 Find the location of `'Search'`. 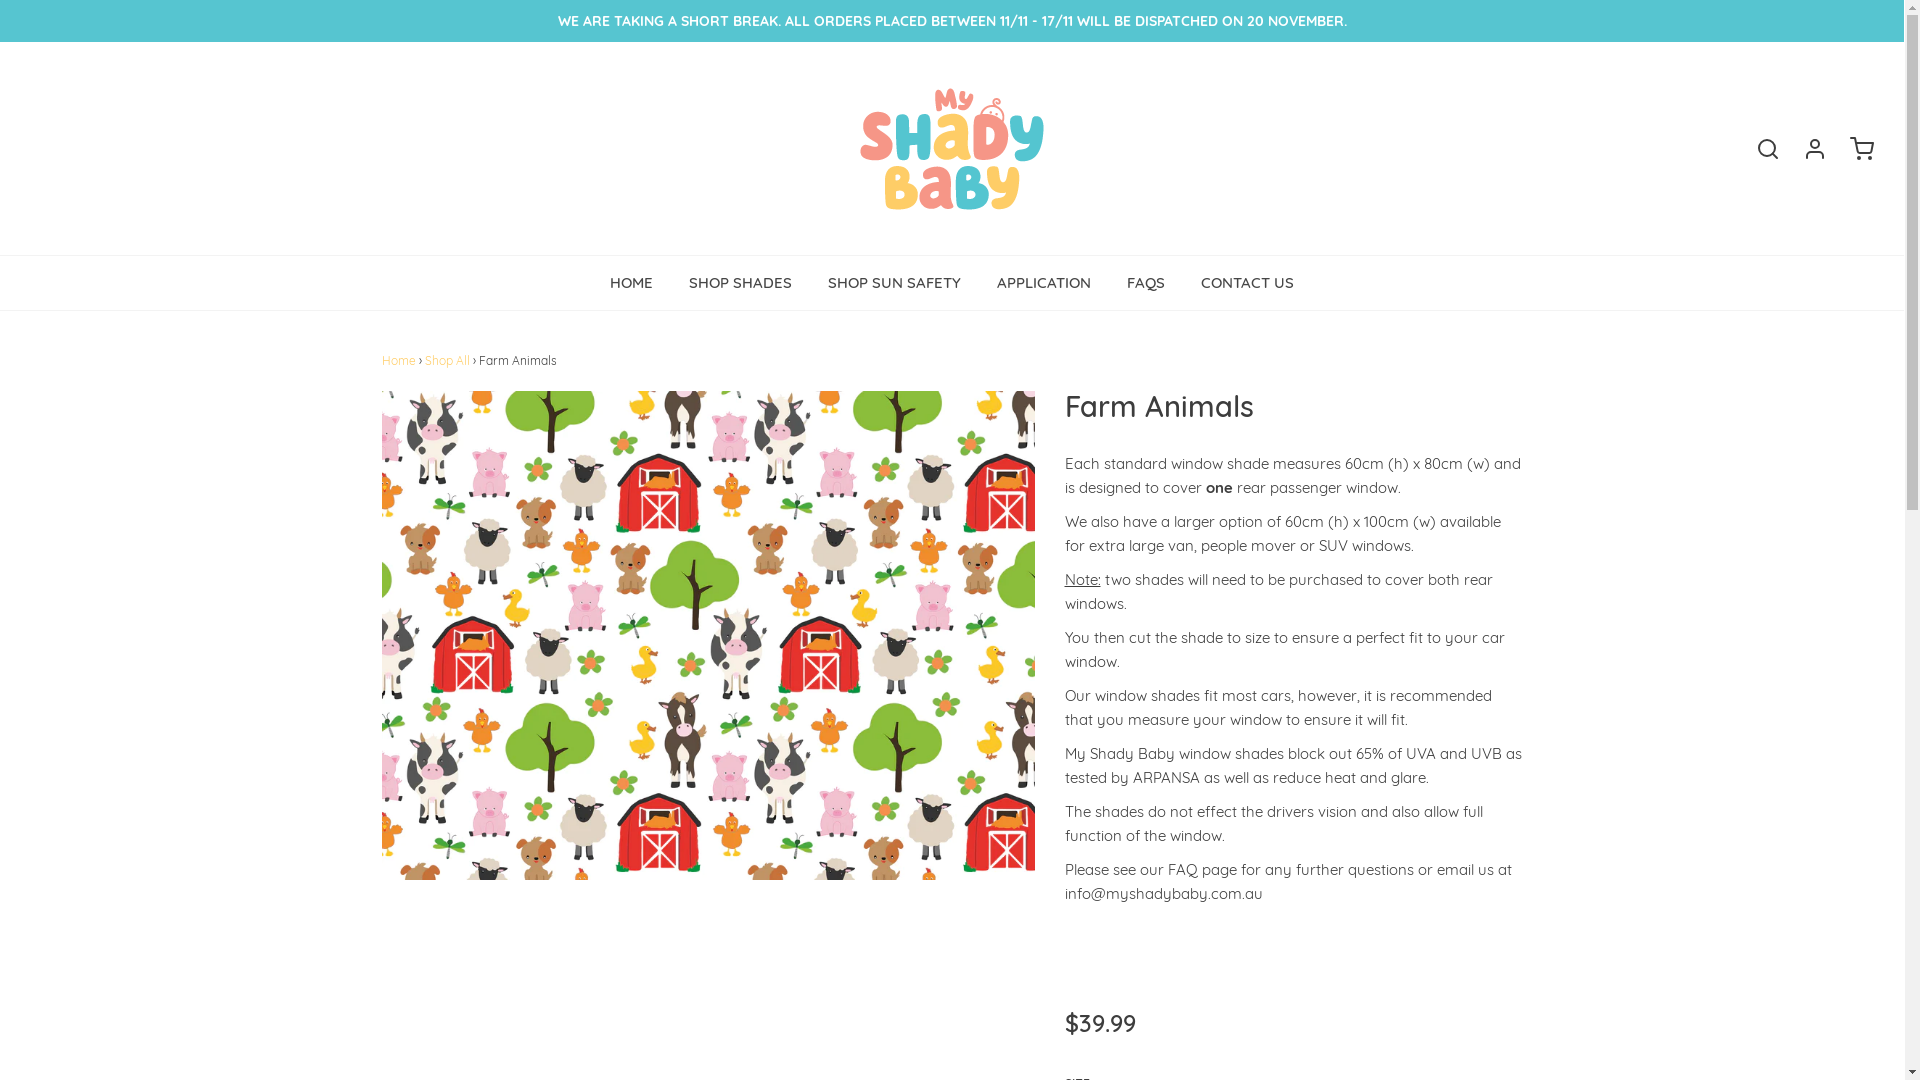

'Search' is located at coordinates (1756, 148).